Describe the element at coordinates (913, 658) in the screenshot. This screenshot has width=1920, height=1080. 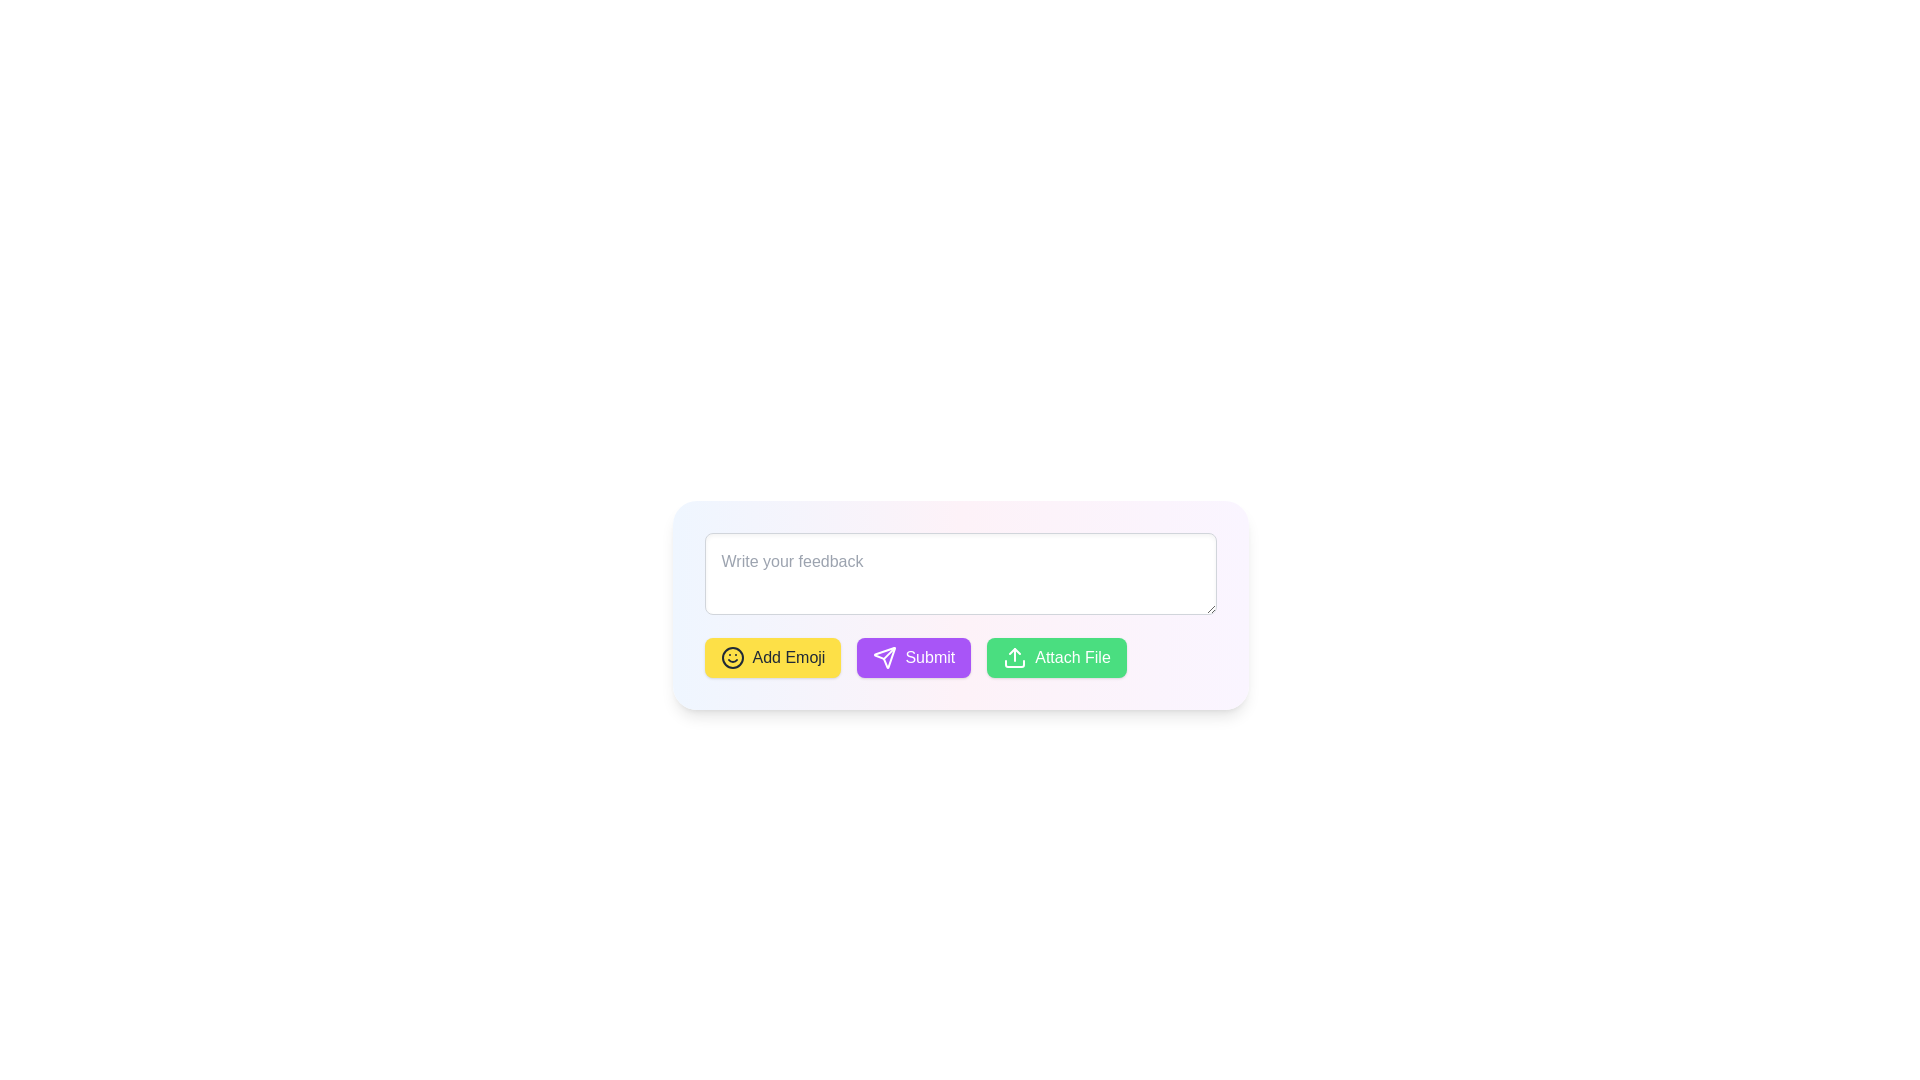
I see `the feedback submission button located between the yellow 'Add Emoji' button and the green 'Attach File' button` at that location.